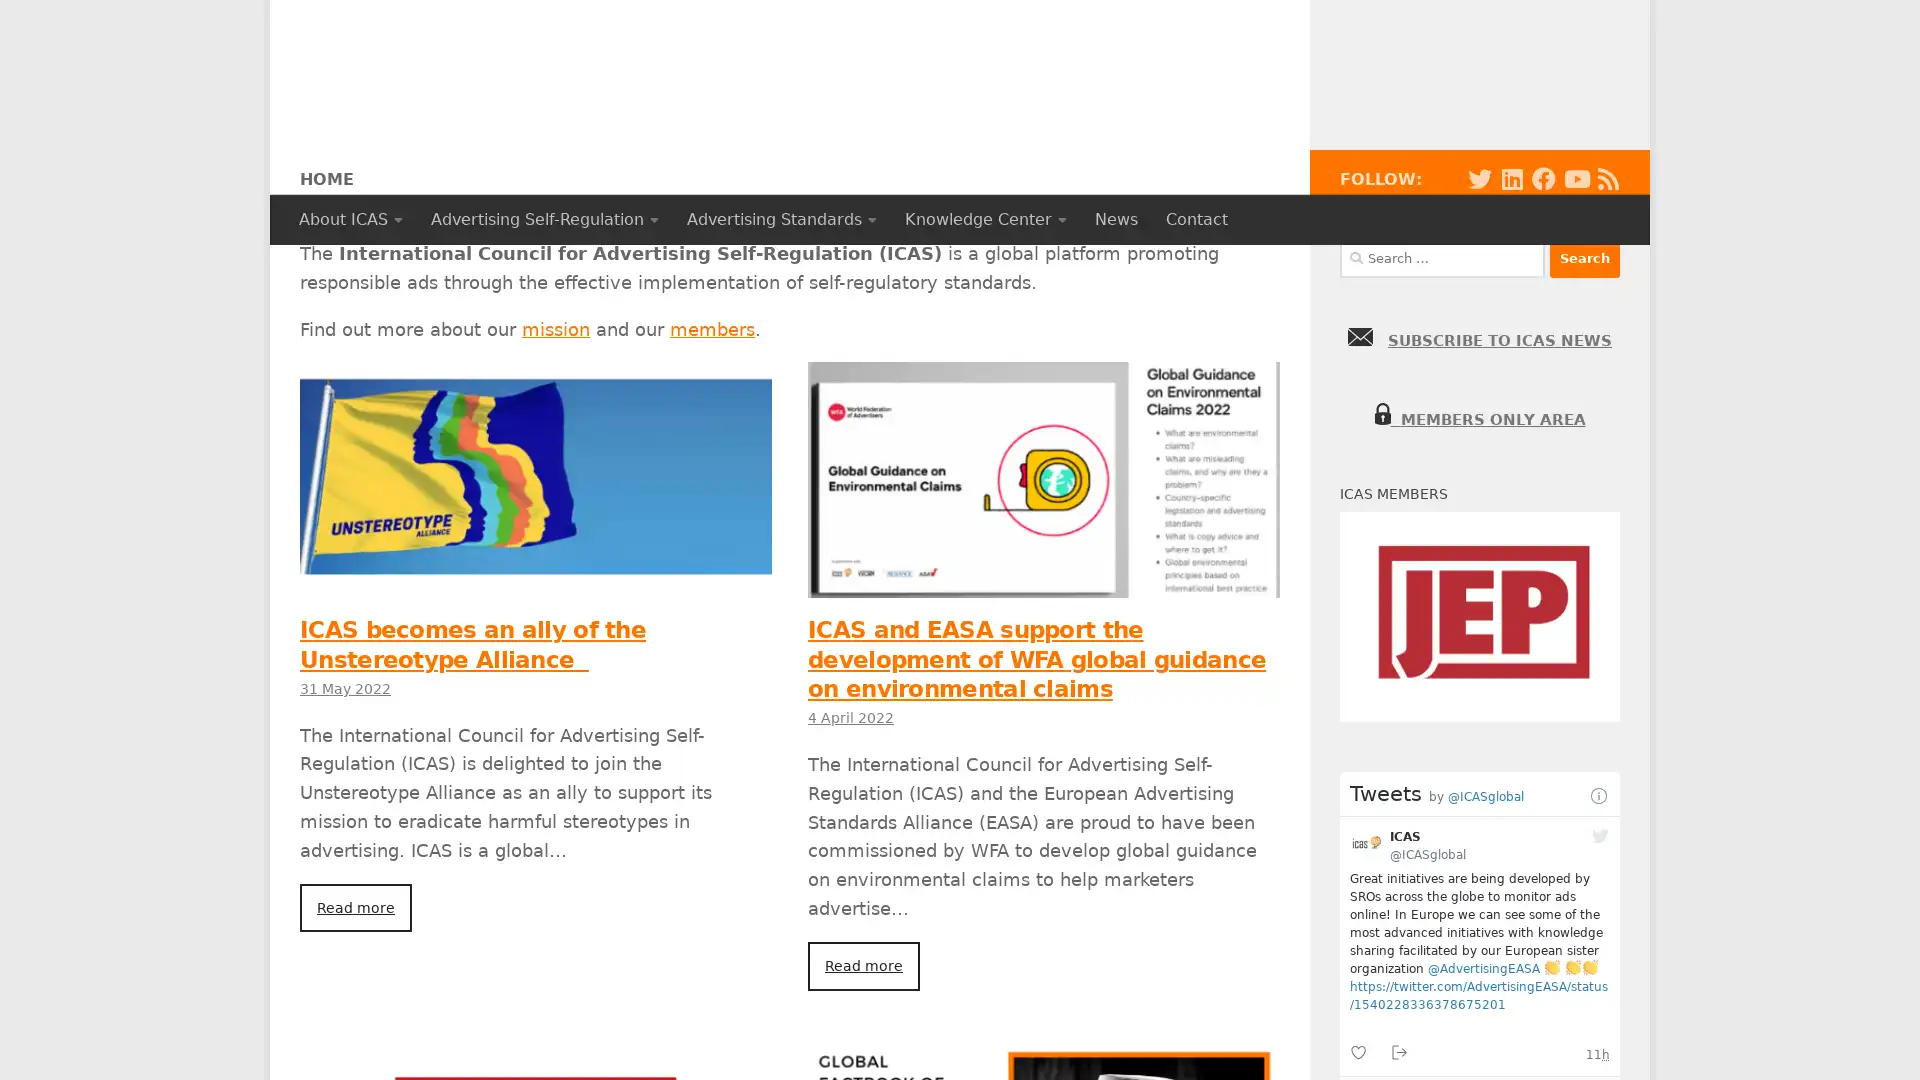 The height and width of the screenshot is (1080, 1920). I want to click on Search, so click(1583, 353).